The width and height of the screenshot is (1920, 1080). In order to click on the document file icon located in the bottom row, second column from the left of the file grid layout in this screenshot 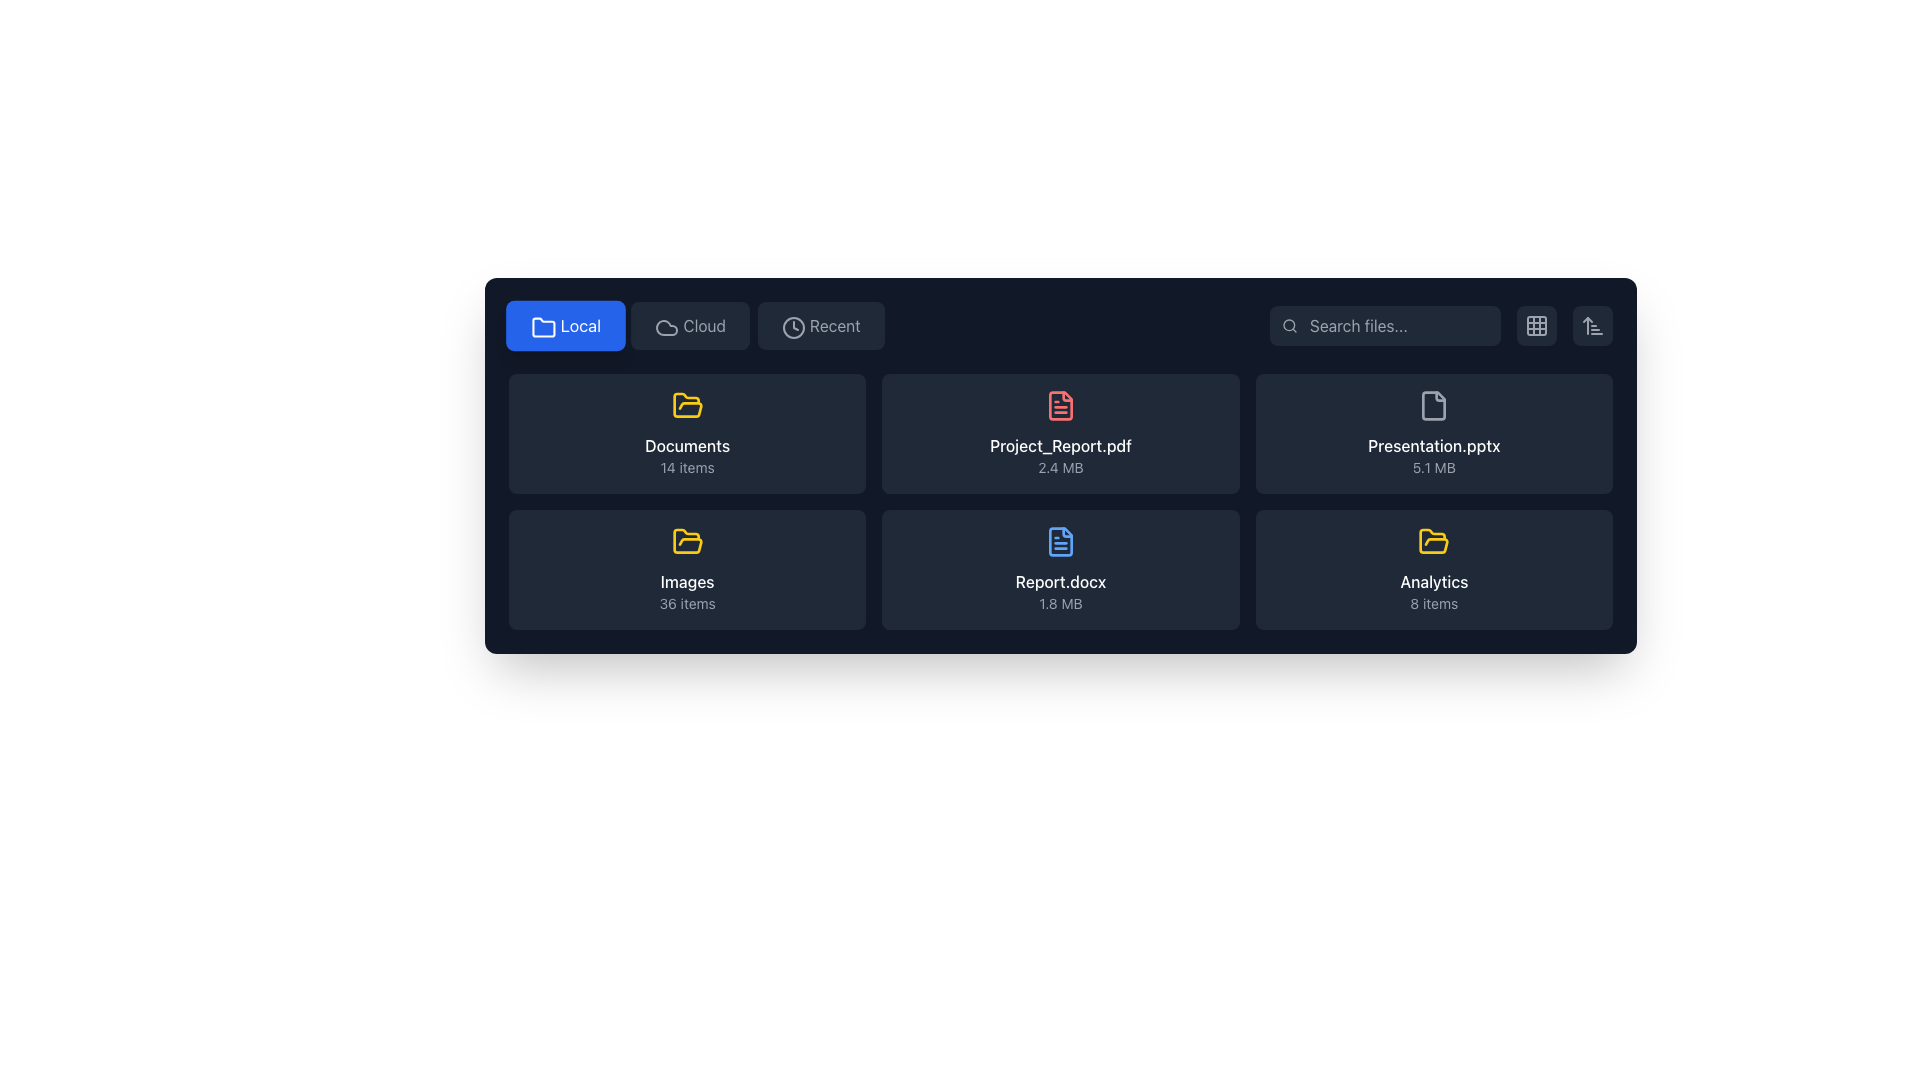, I will do `click(1059, 542)`.